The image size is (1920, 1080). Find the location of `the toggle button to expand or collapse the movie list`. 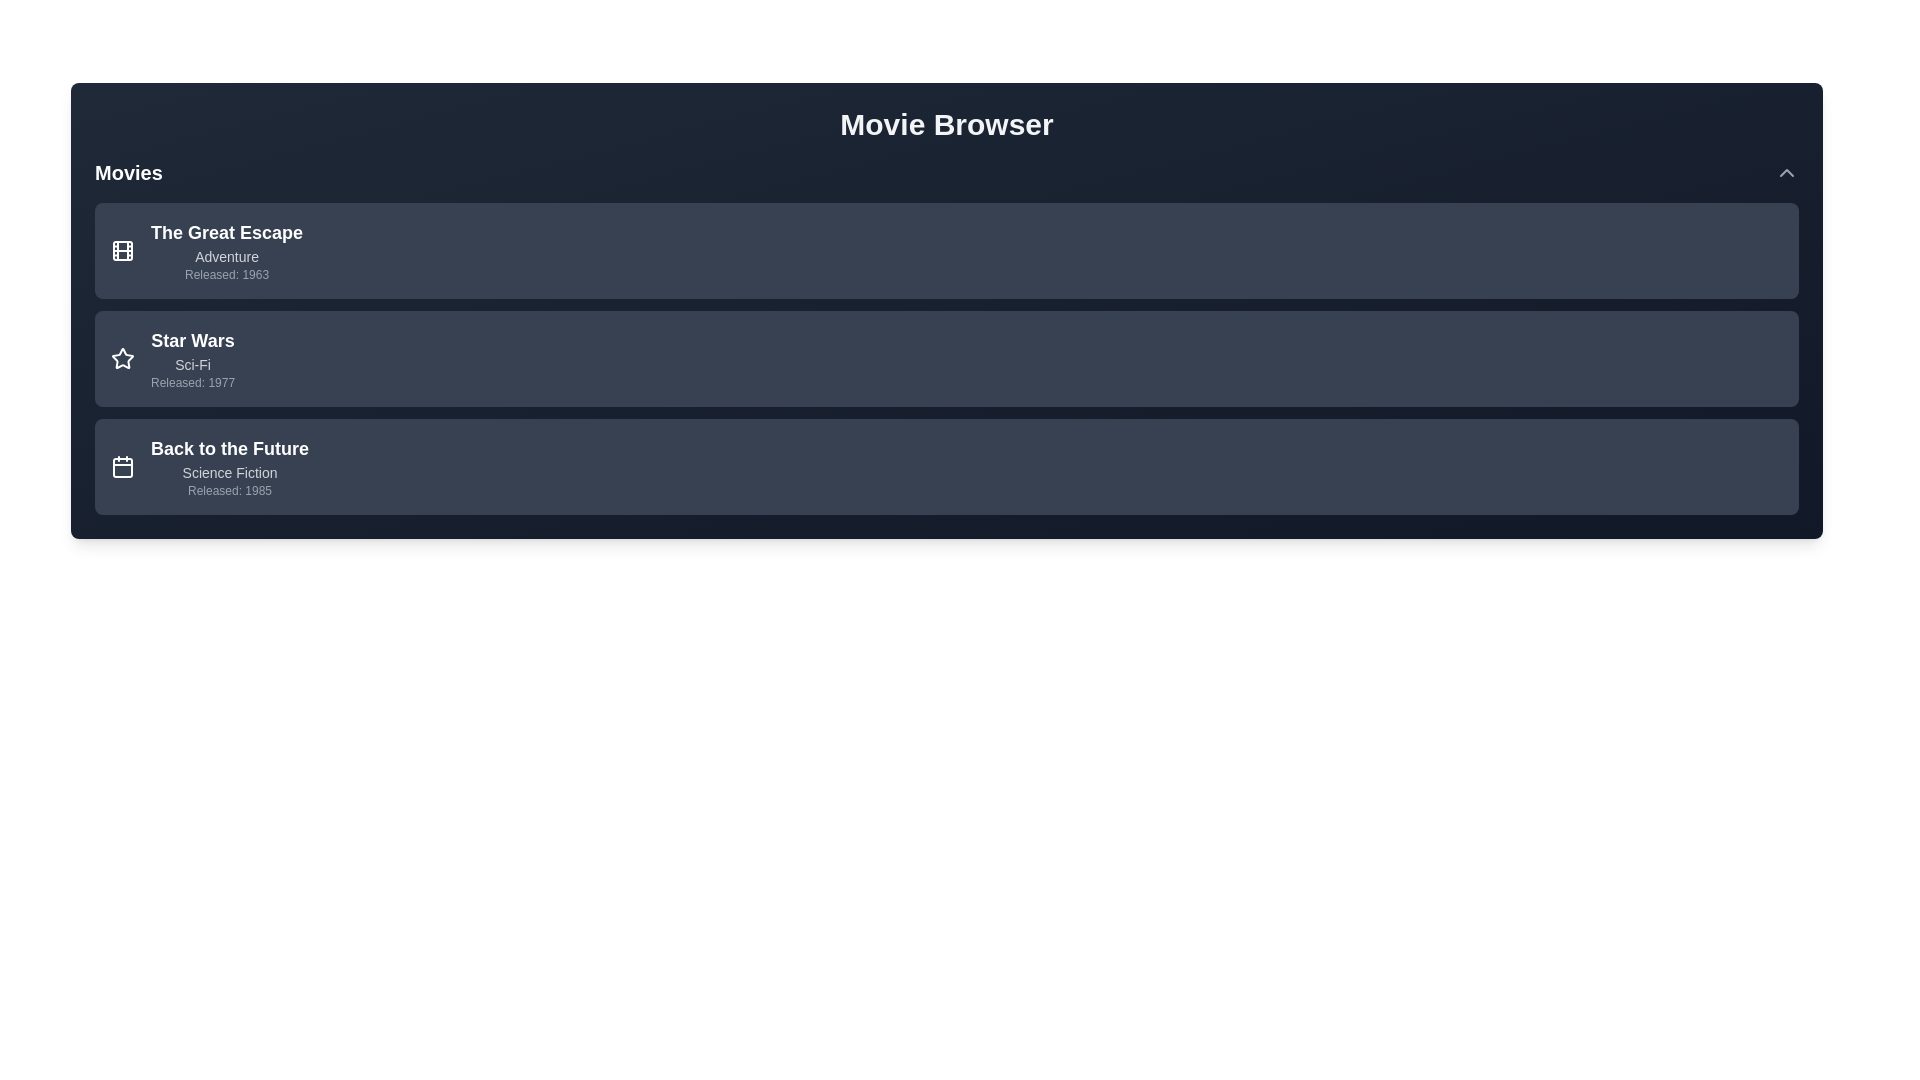

the toggle button to expand or collapse the movie list is located at coordinates (1786, 172).